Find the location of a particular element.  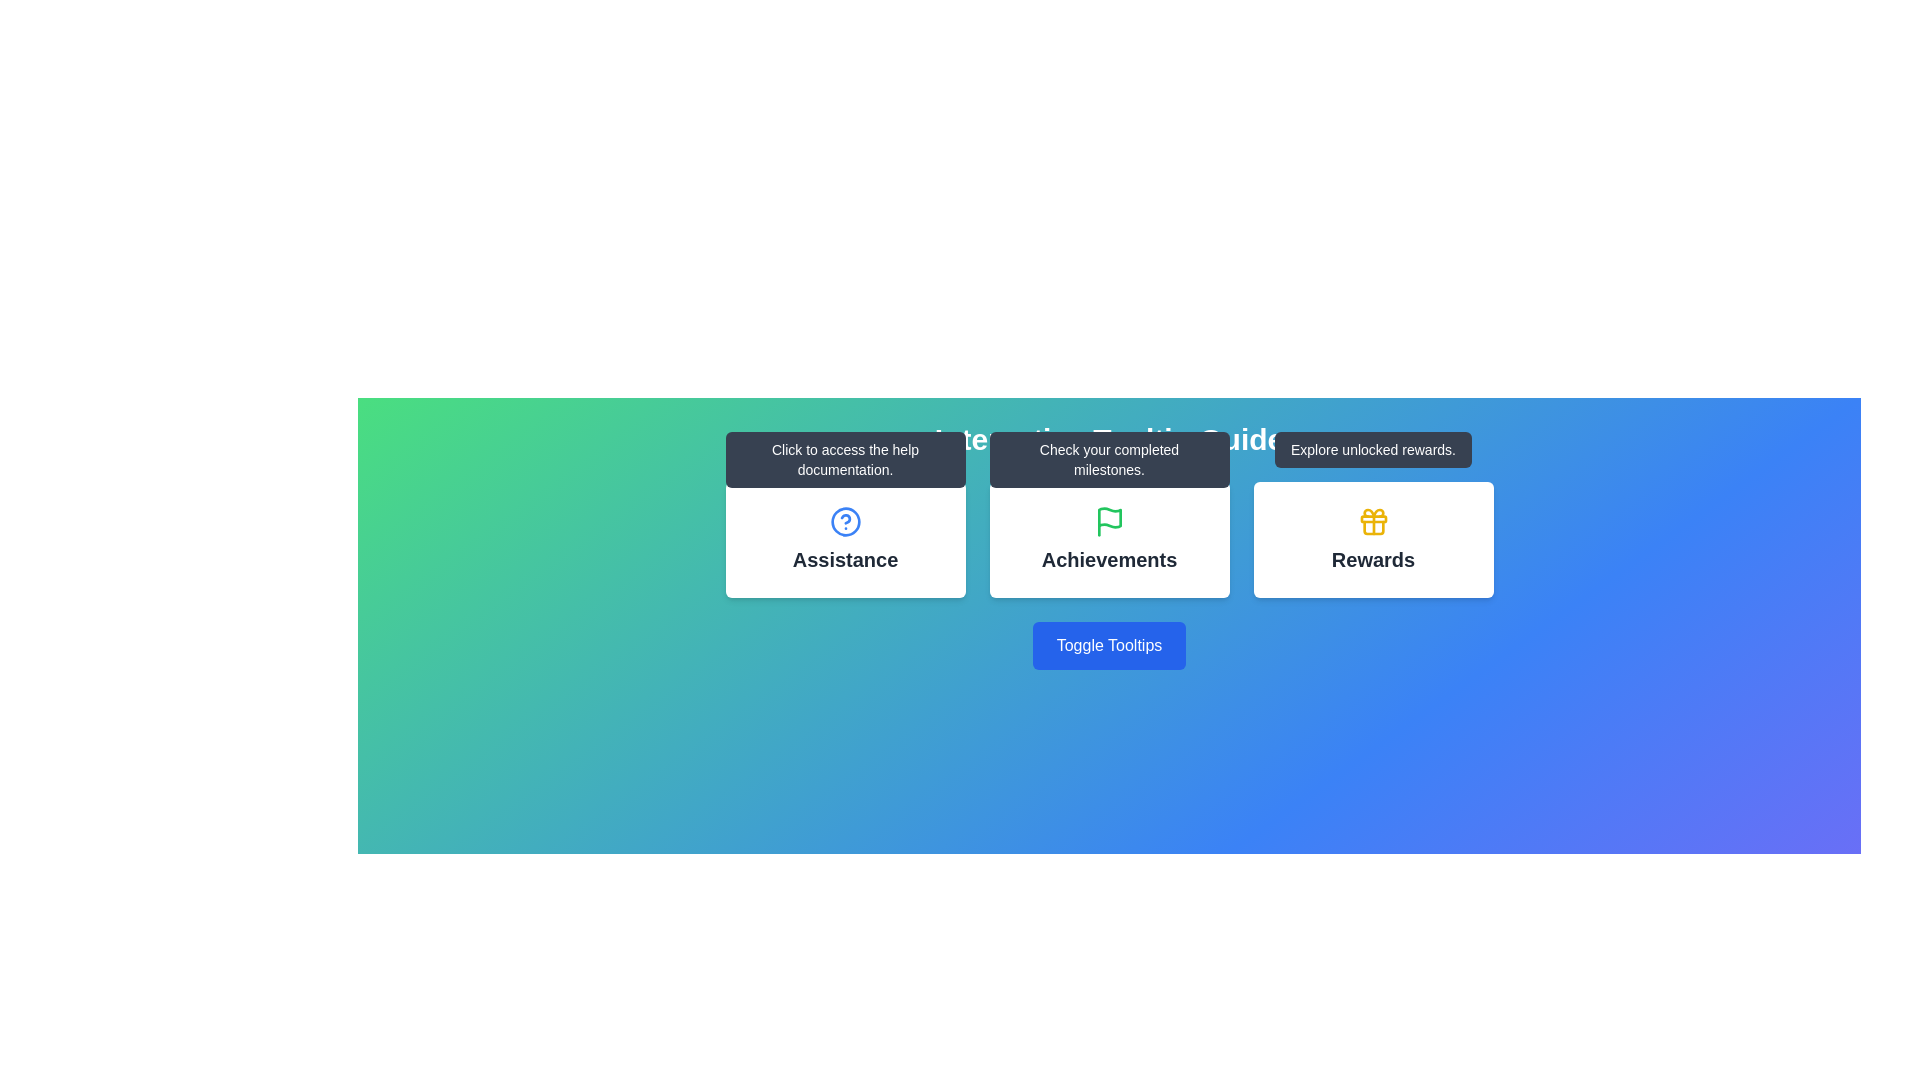

information displayed in the tooltip above the 'Achievements' section, which is indicated by a green flag icon and the text 'Achievements' below it is located at coordinates (1108, 459).